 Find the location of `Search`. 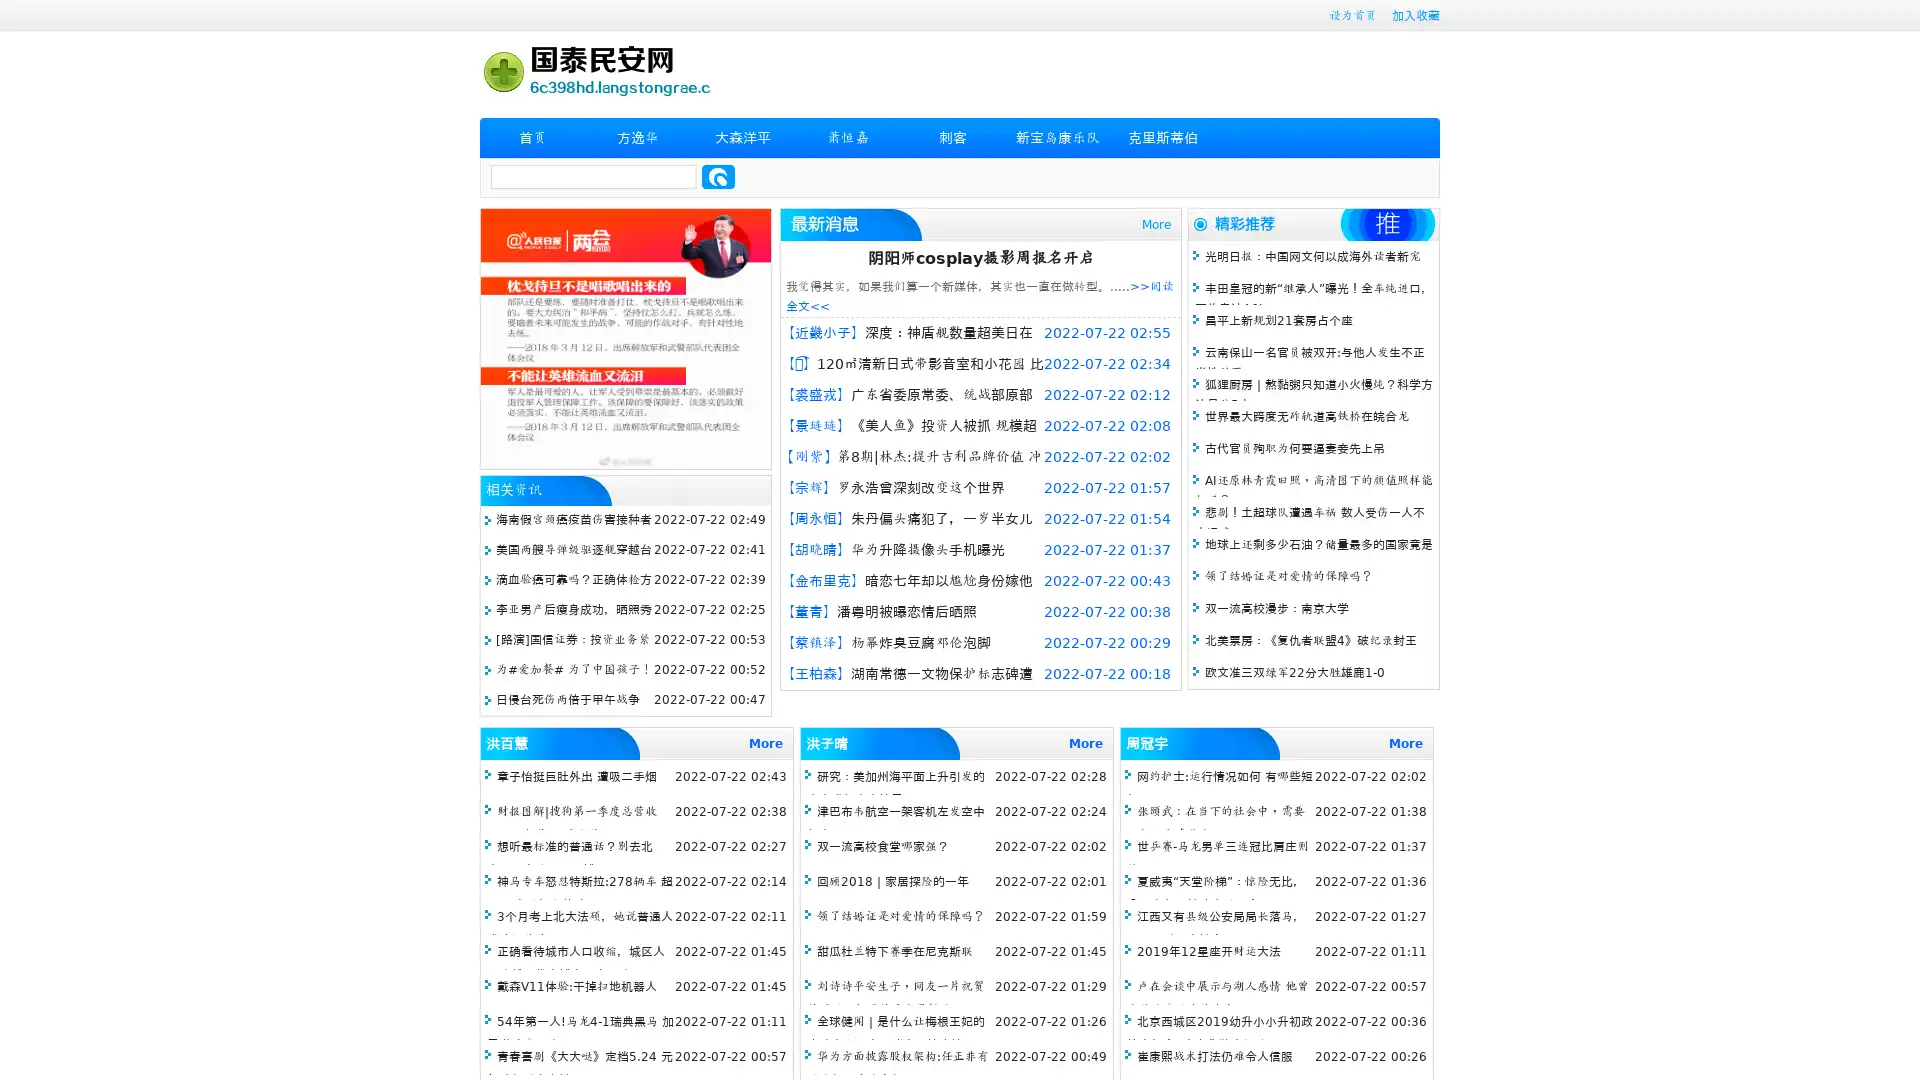

Search is located at coordinates (718, 176).